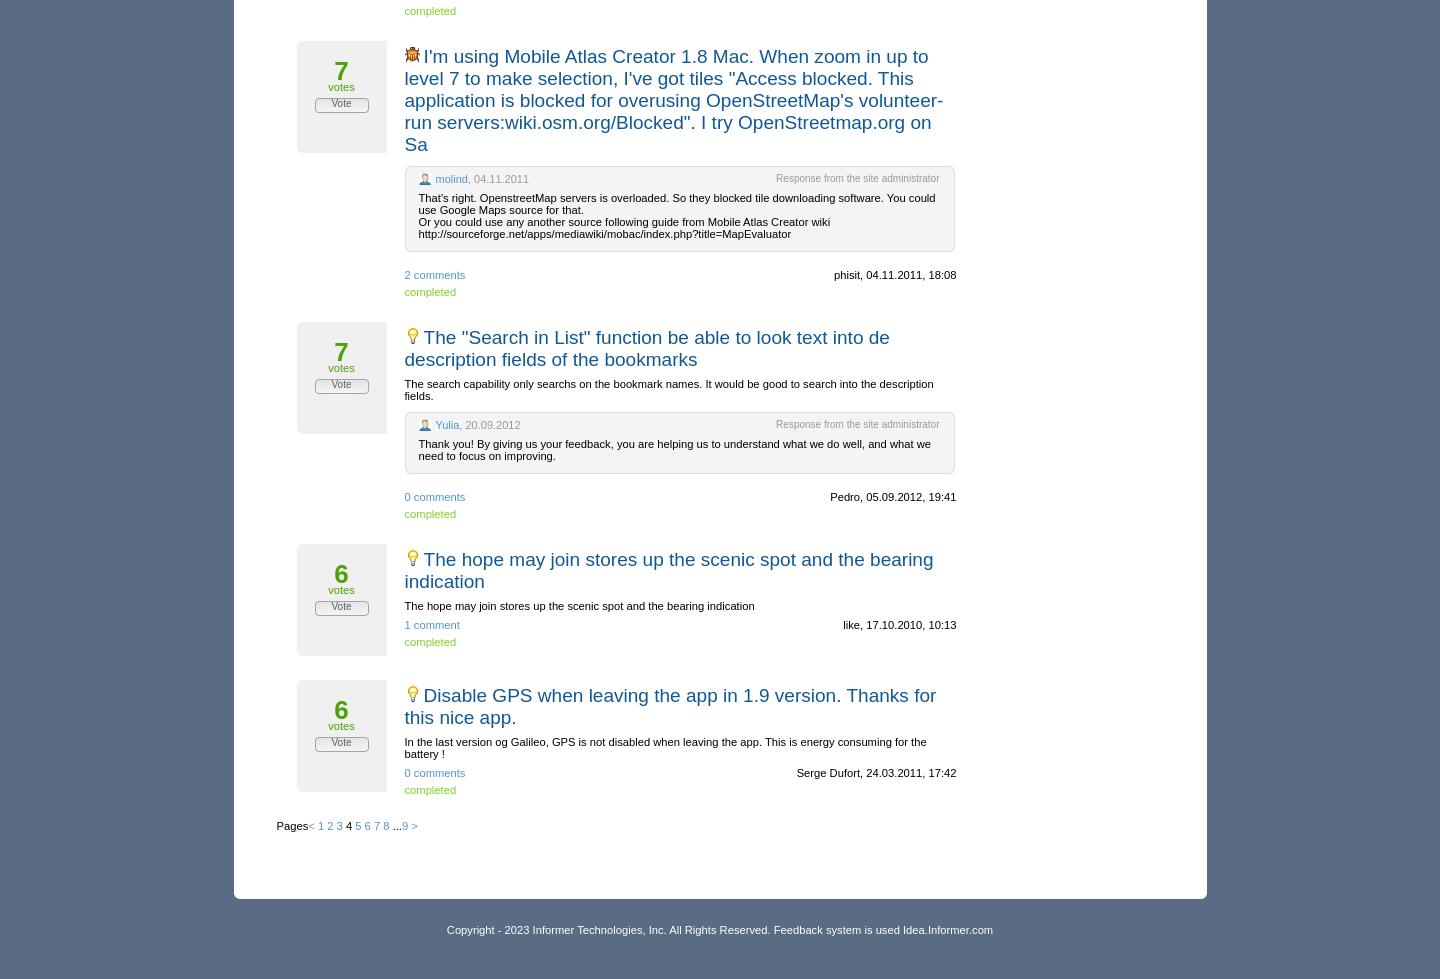 The image size is (1440, 979). What do you see at coordinates (445, 928) in the screenshot?
I see `'Copyright - 2023 Informer Technologies, Inc. All Rights Reserved. Feedback system is used'` at bounding box center [445, 928].